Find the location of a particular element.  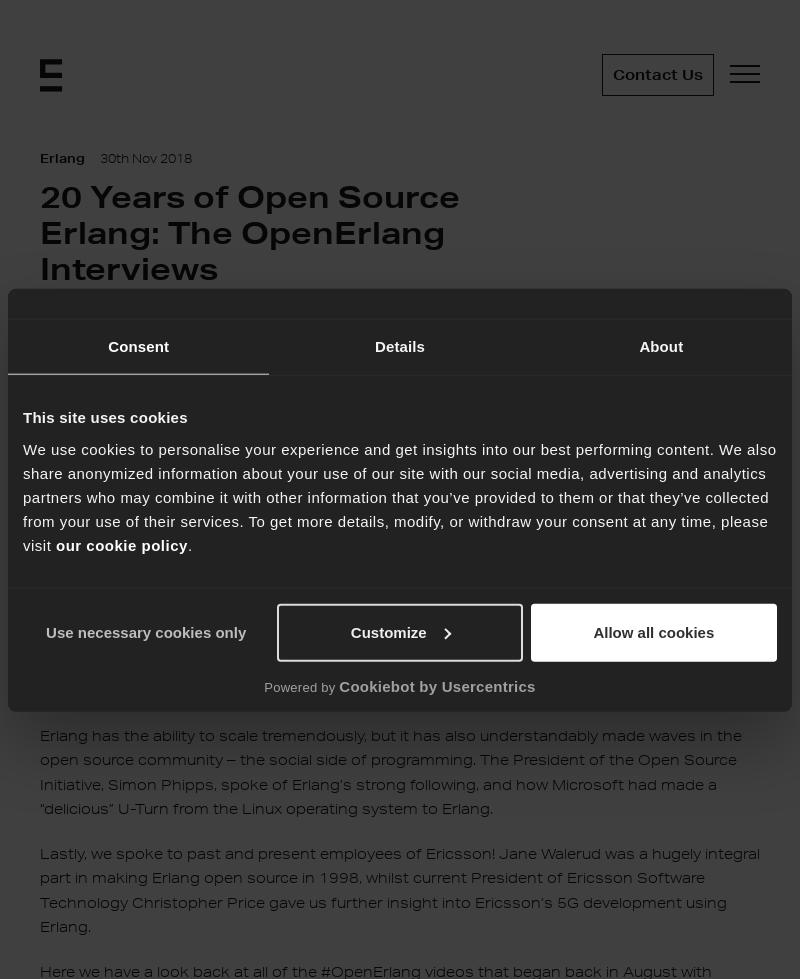

'This site uses cookies' is located at coordinates (104, 416).